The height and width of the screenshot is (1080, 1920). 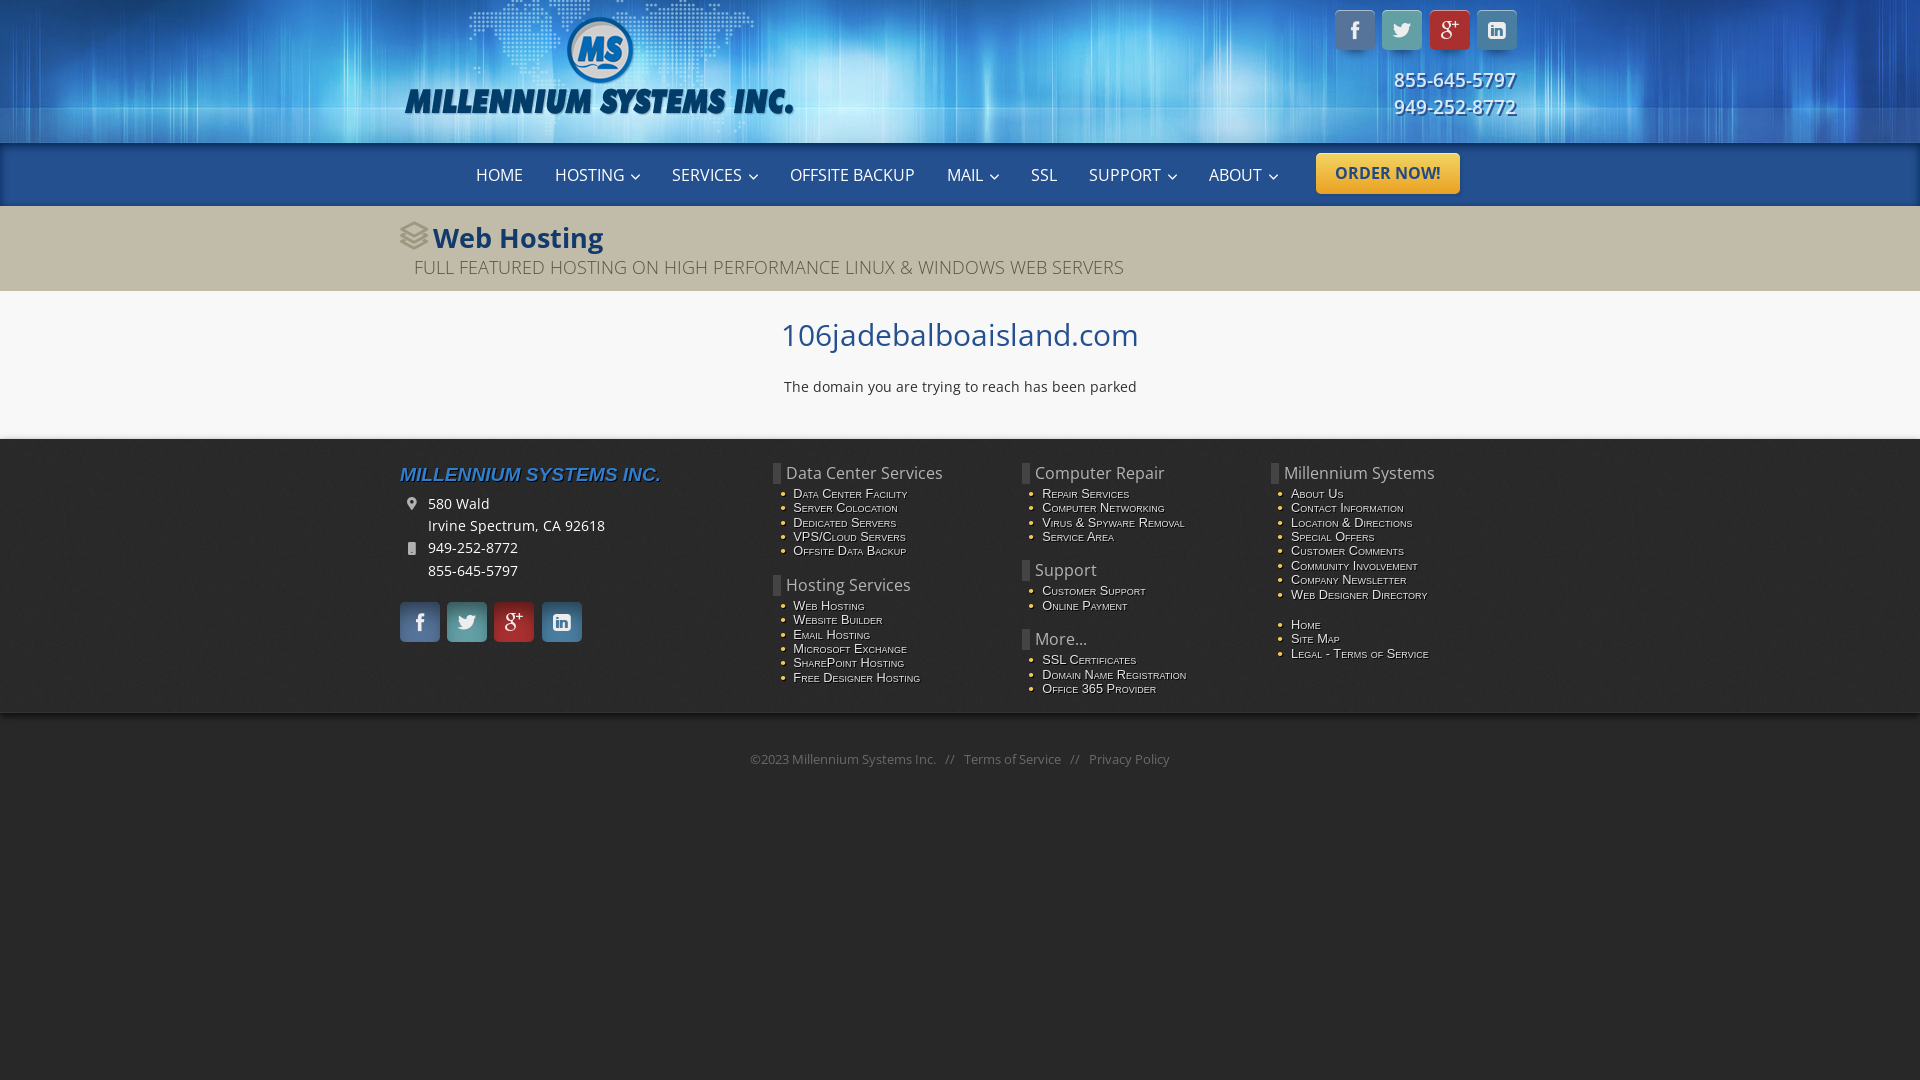 I want to click on 'Online Payment', so click(x=1040, y=604).